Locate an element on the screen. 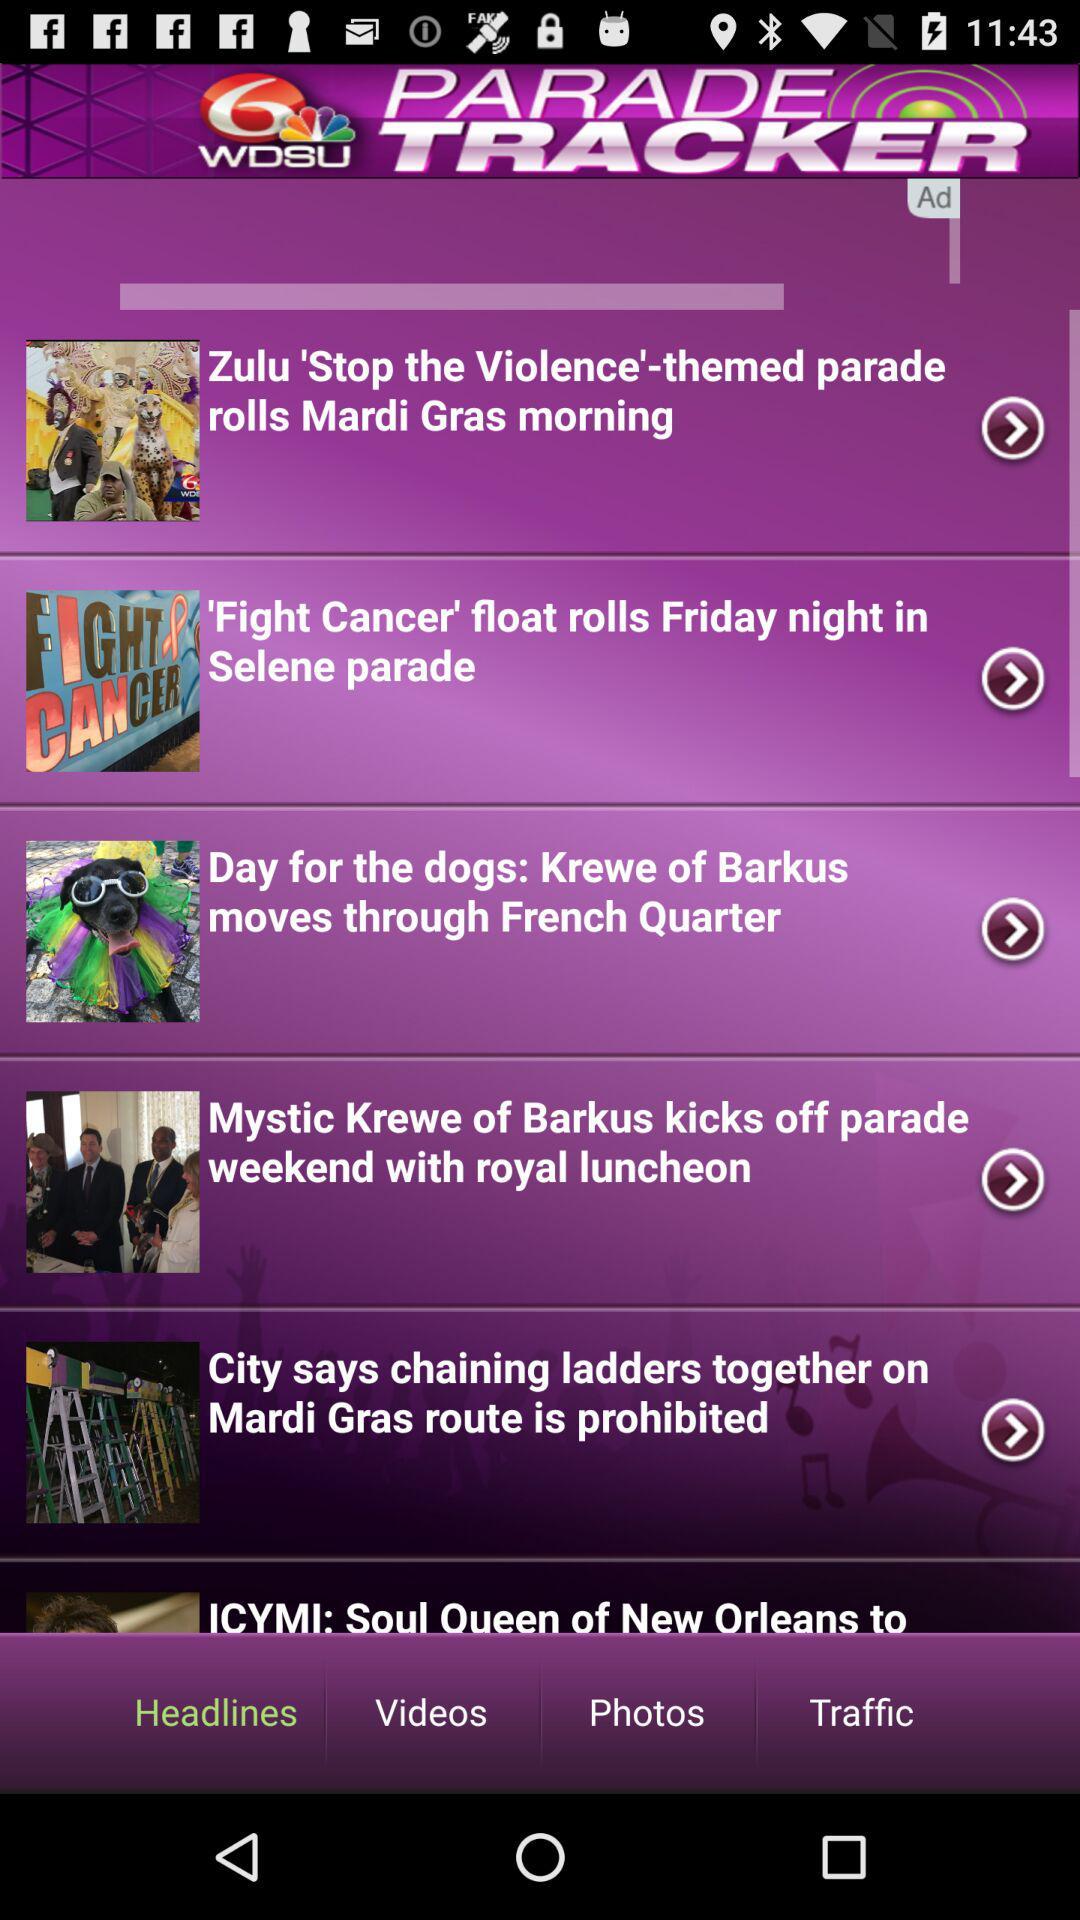 The width and height of the screenshot is (1080, 1920). the sixth image from the top is located at coordinates (112, 1612).